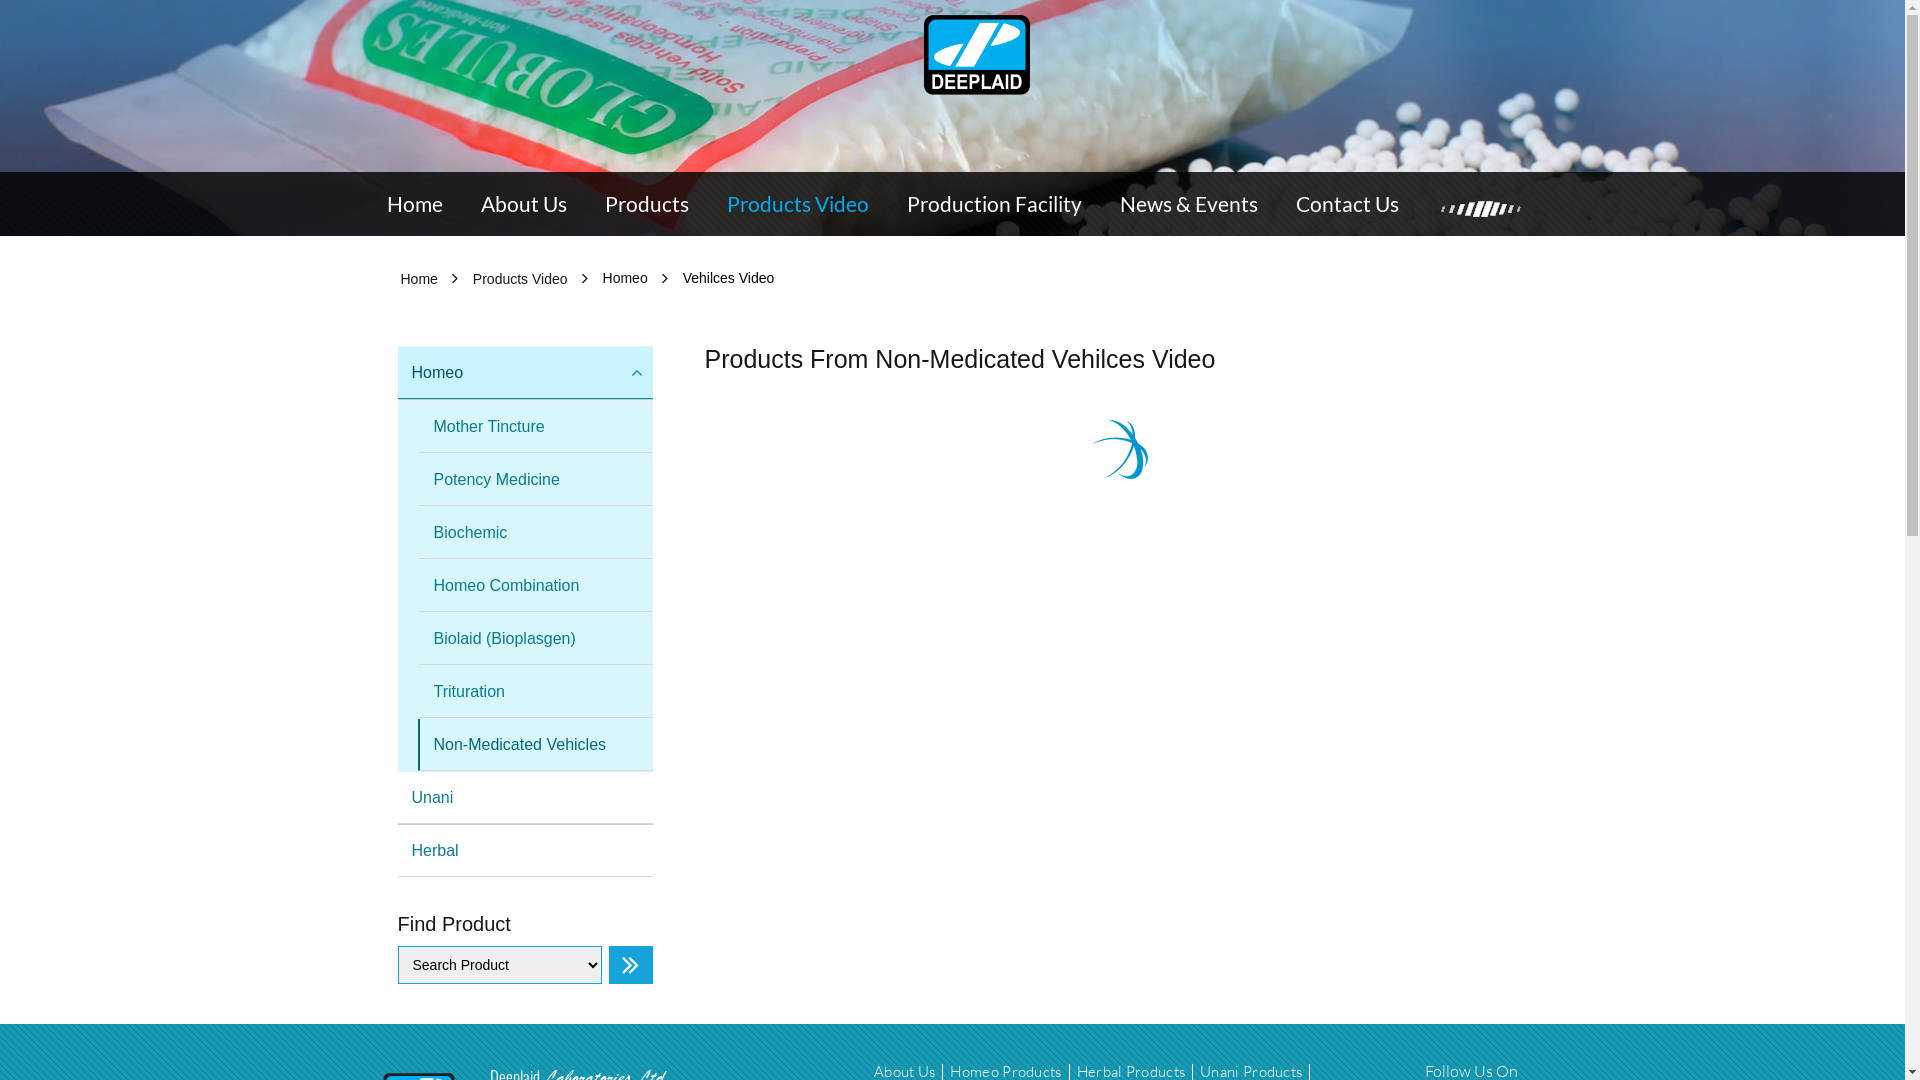 The image size is (1920, 1080). Describe the element at coordinates (535, 639) in the screenshot. I see `'Biolaid (Bioplasgen)'` at that location.